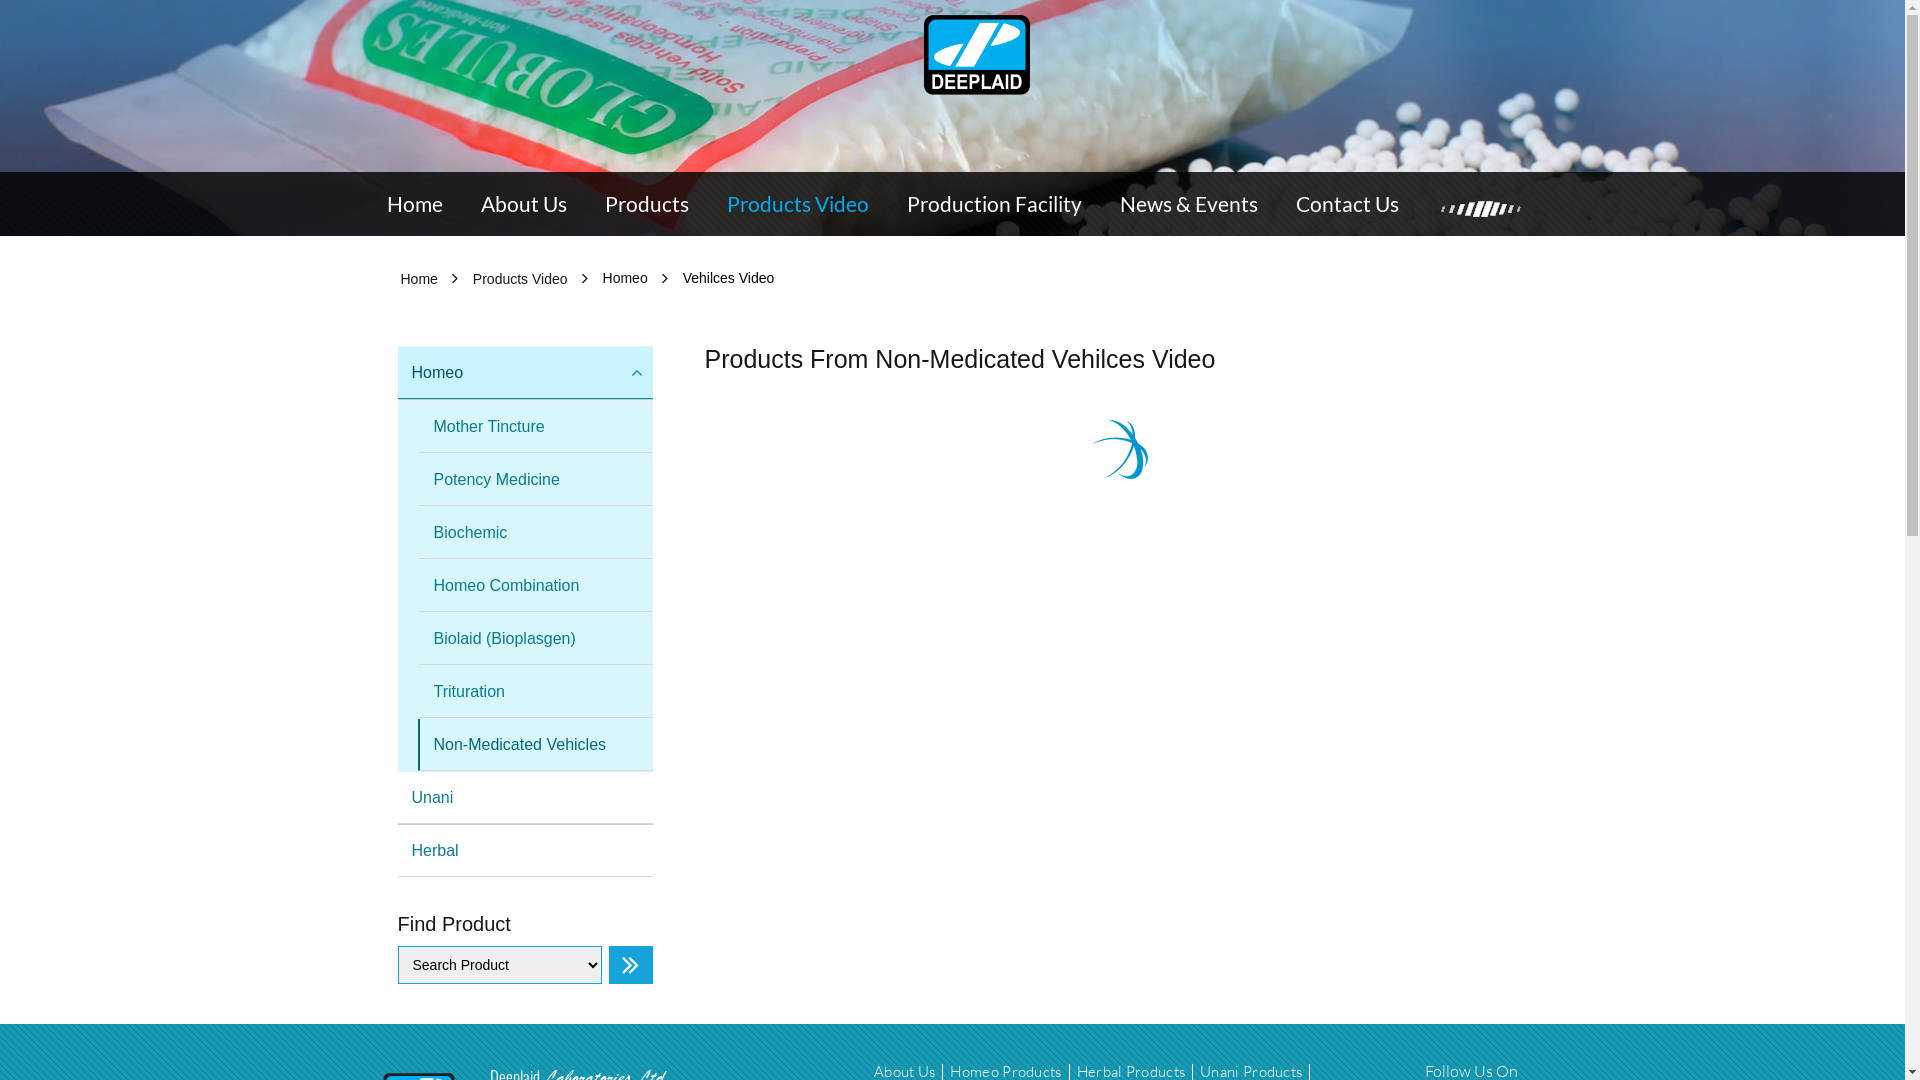 The image size is (1920, 1080). Describe the element at coordinates (535, 639) in the screenshot. I see `'Biolaid (Bioplasgen)'` at that location.